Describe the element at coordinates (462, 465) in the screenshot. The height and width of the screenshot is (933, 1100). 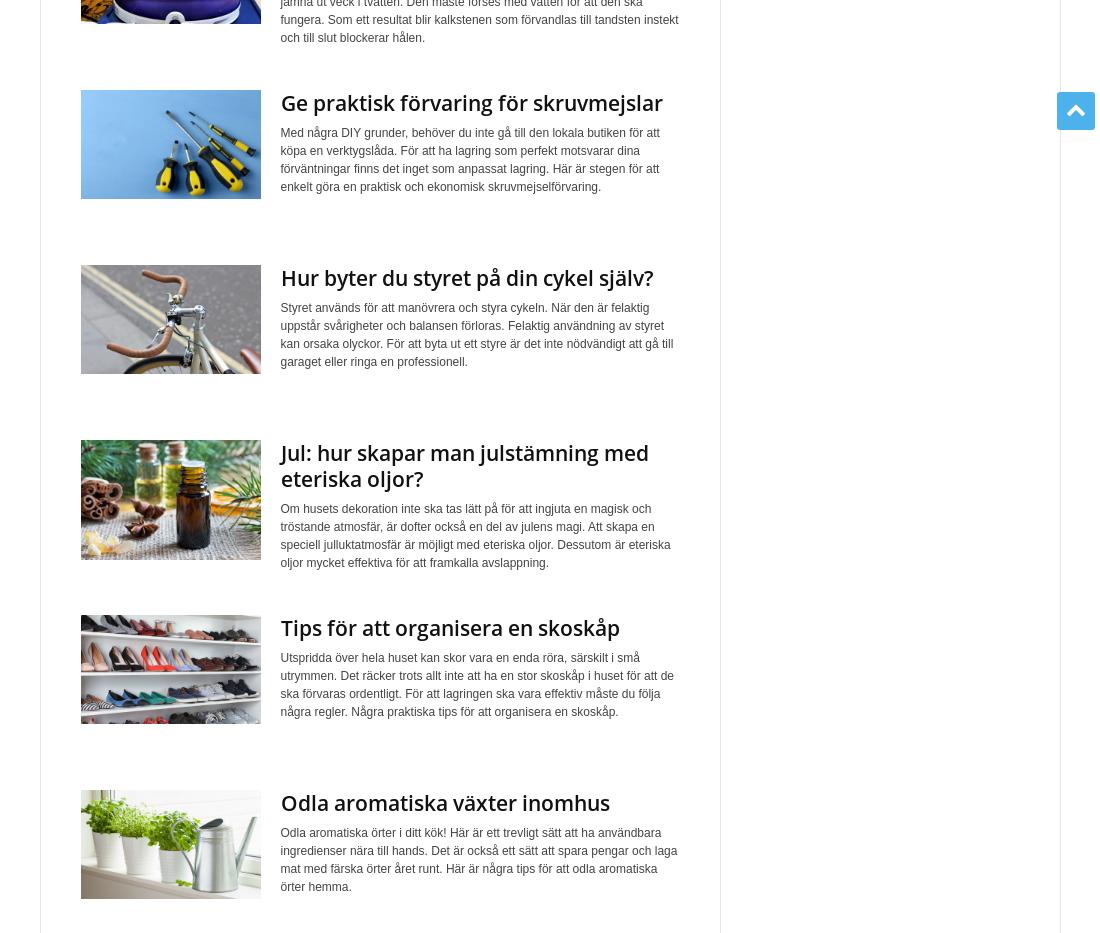
I see `'Jul: hur skapar man julstämning med eteriska oljor?'` at that location.